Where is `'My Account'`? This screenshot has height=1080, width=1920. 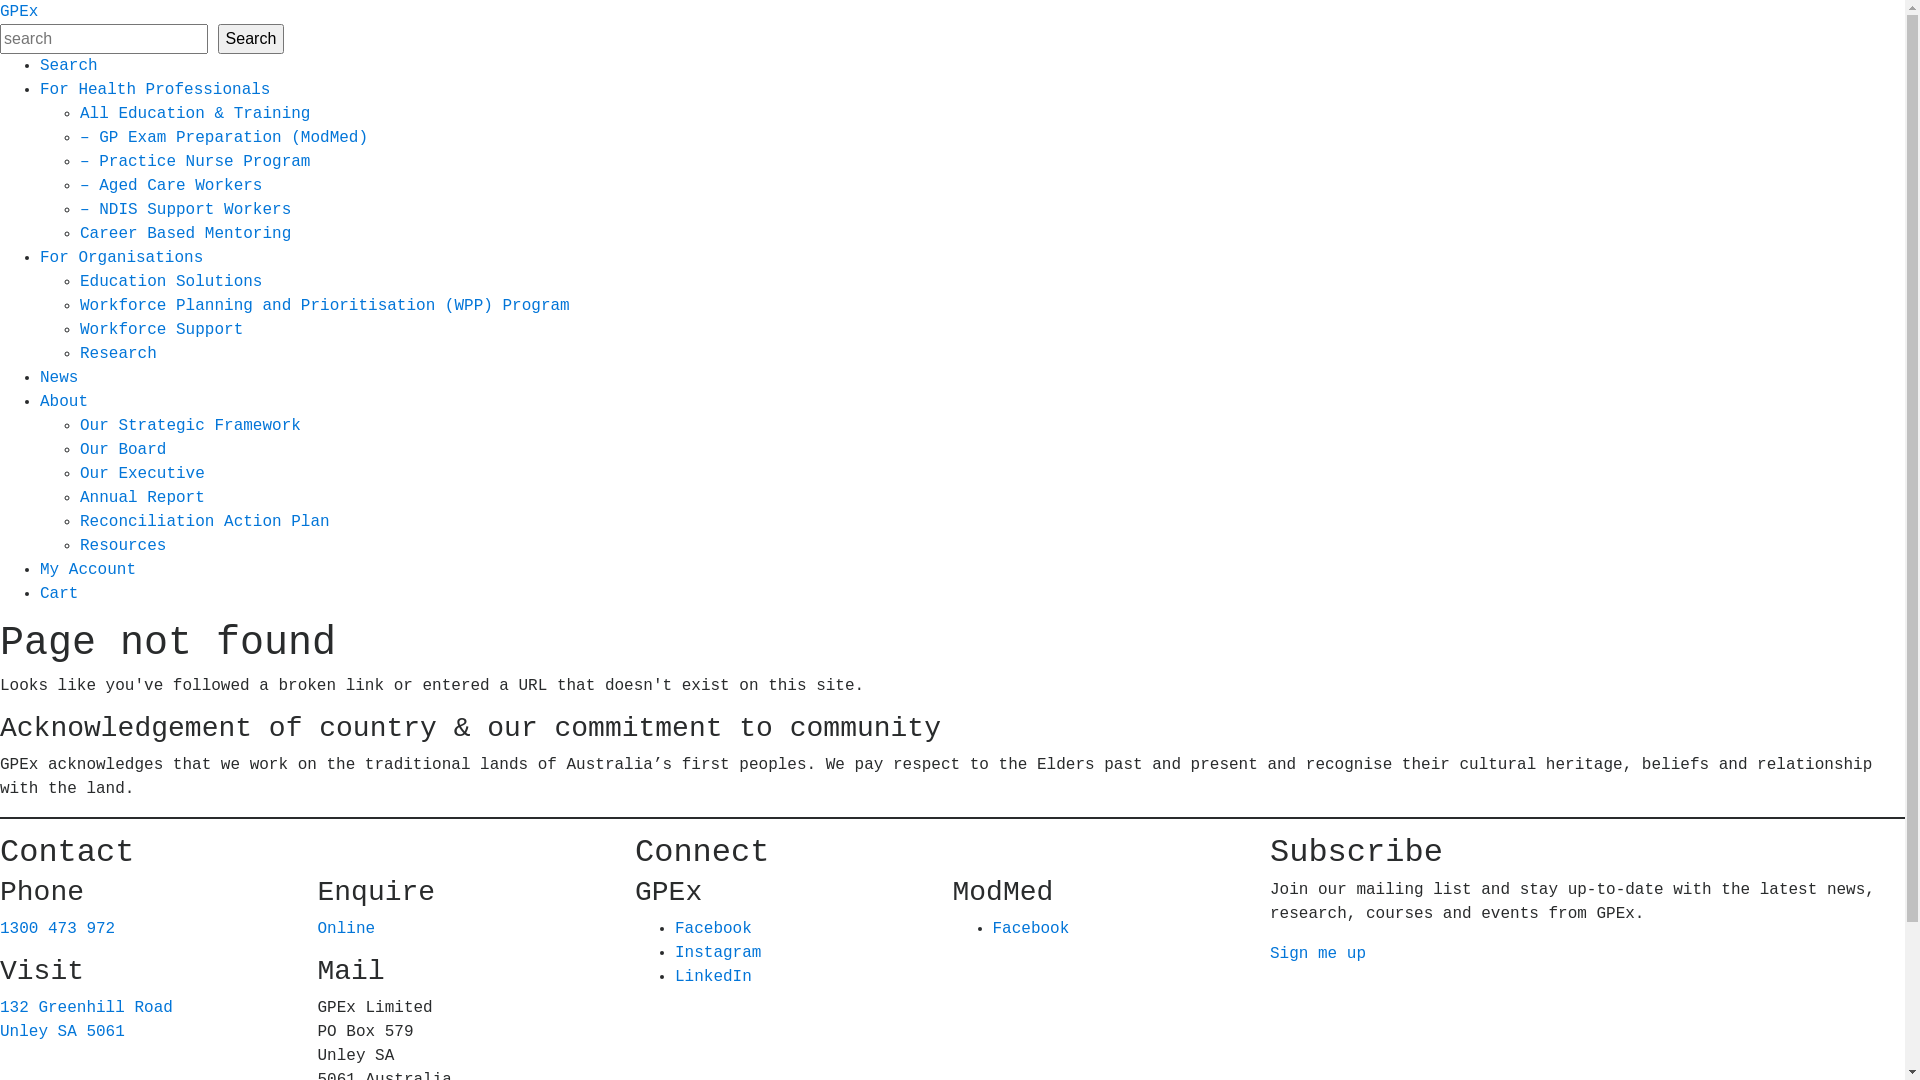
'My Account' is located at coordinates (39, 570).